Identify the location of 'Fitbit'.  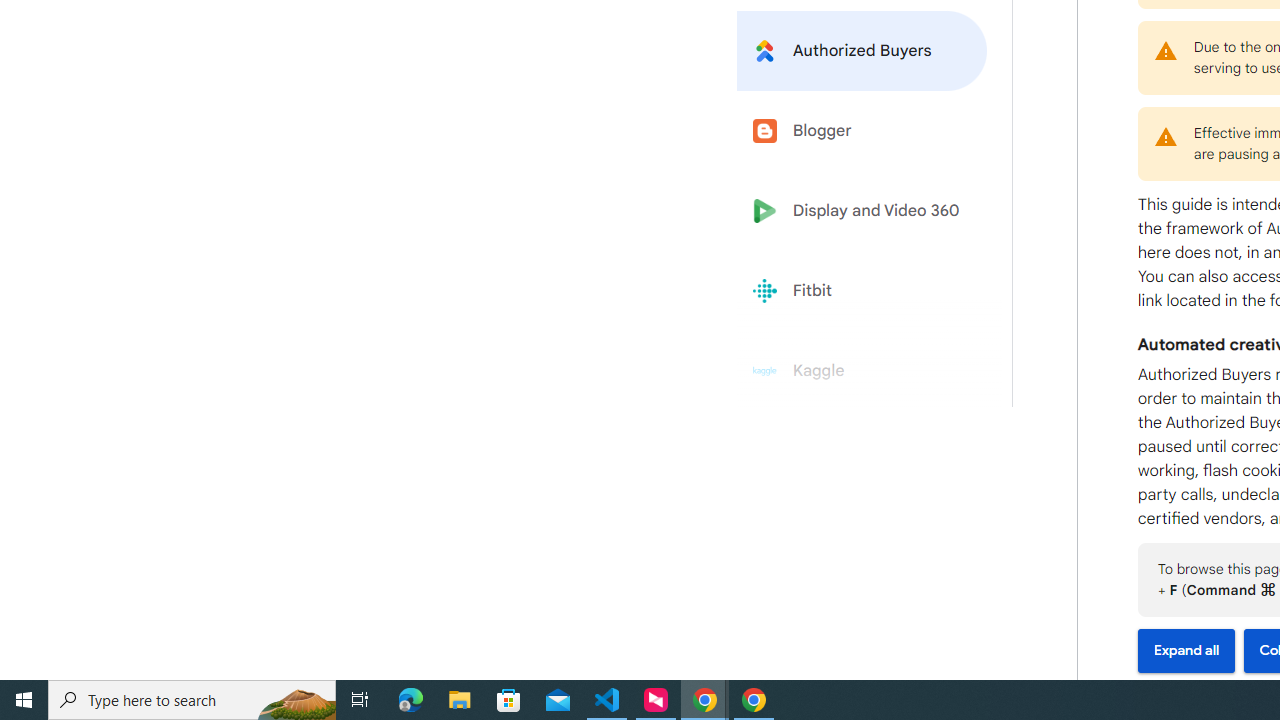
(862, 291).